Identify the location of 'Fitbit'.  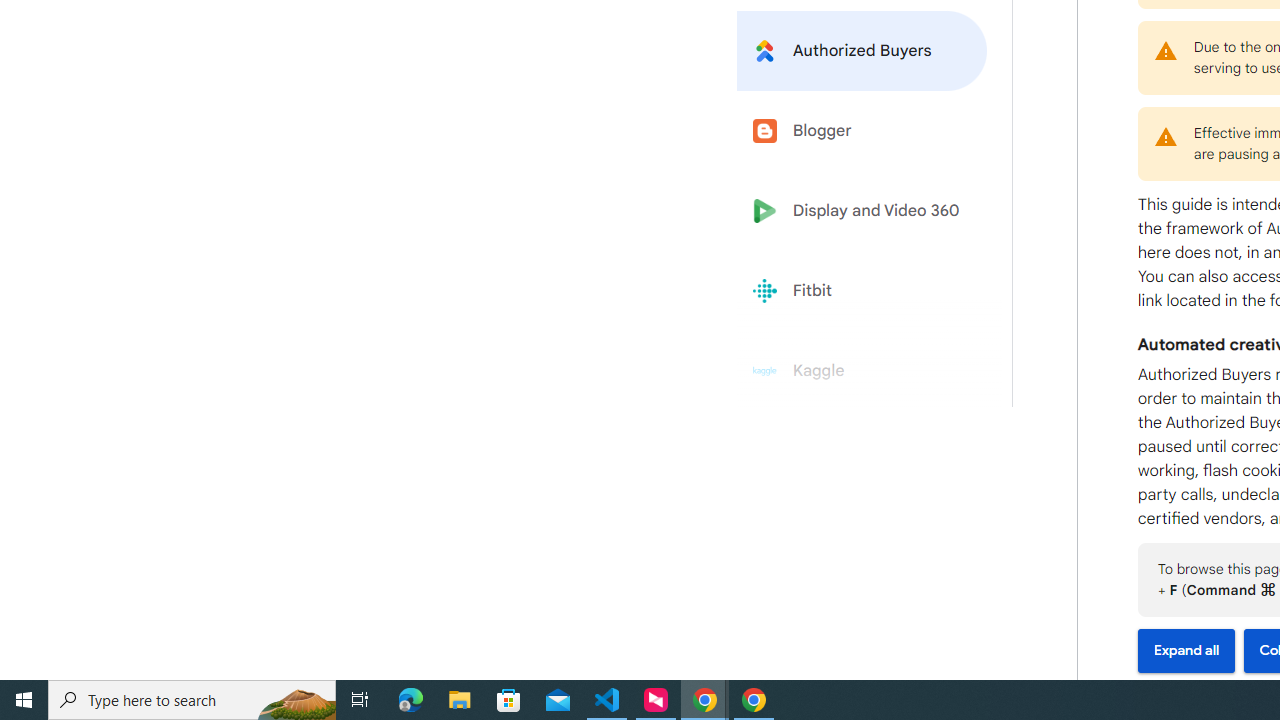
(862, 291).